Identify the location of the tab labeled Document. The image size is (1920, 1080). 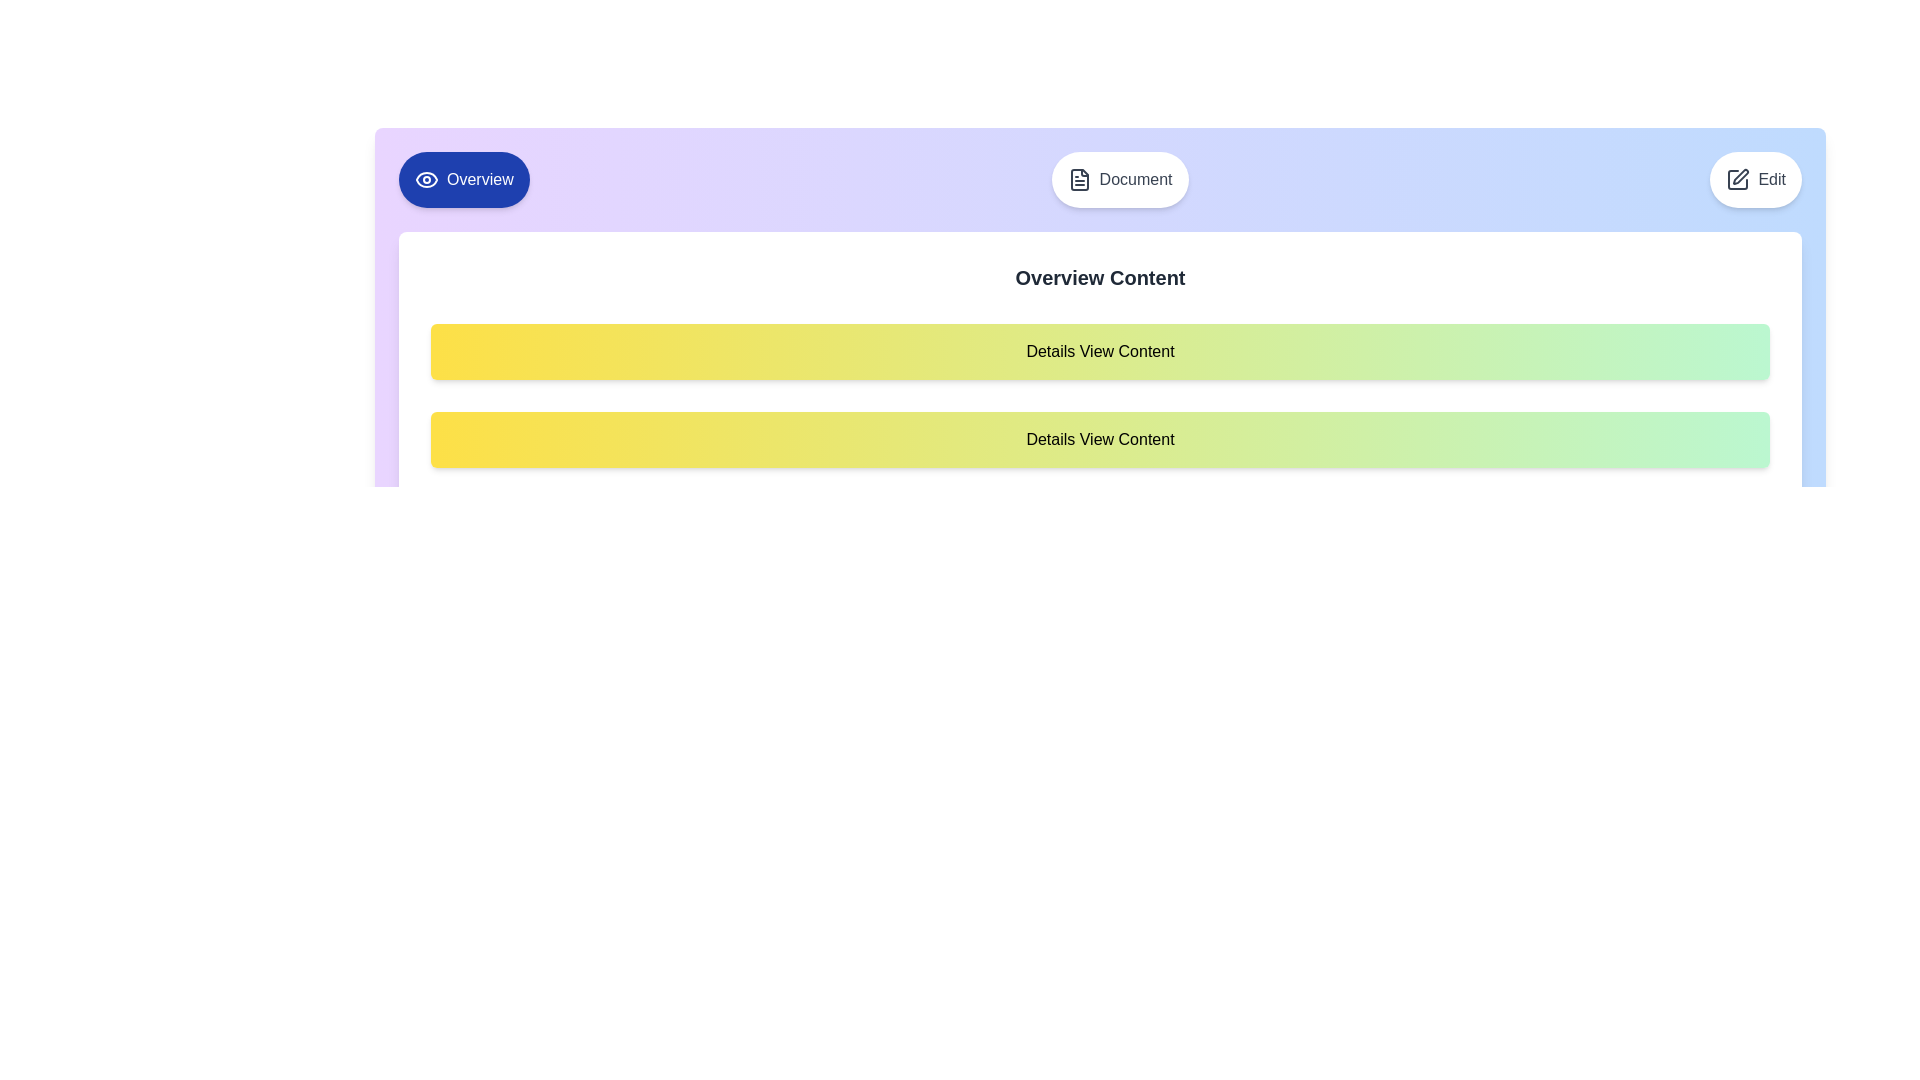
(1120, 180).